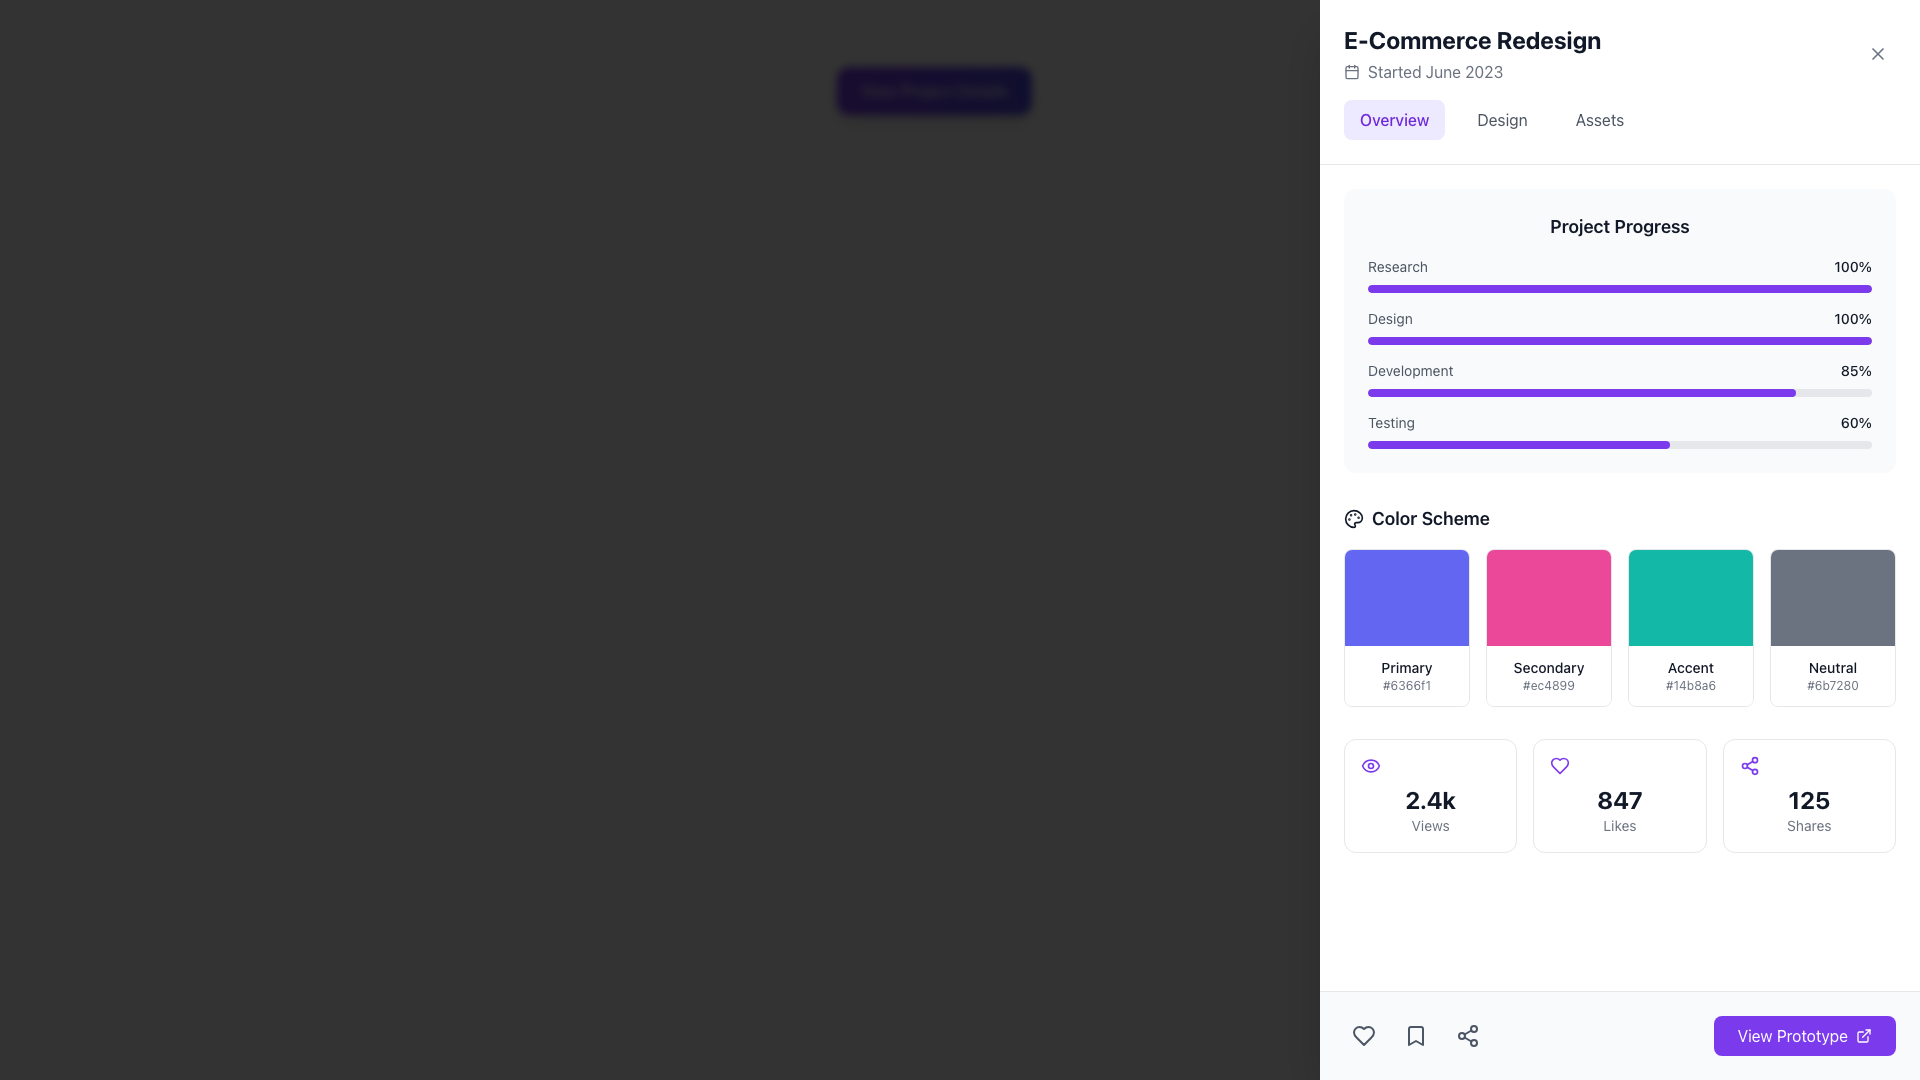 The height and width of the screenshot is (1080, 1920). Describe the element at coordinates (1809, 794) in the screenshot. I see `the informational card that displays the number of shares, located to the right of '2.4k Views' and '847 Likes', which is the third item in the grid layout` at that location.